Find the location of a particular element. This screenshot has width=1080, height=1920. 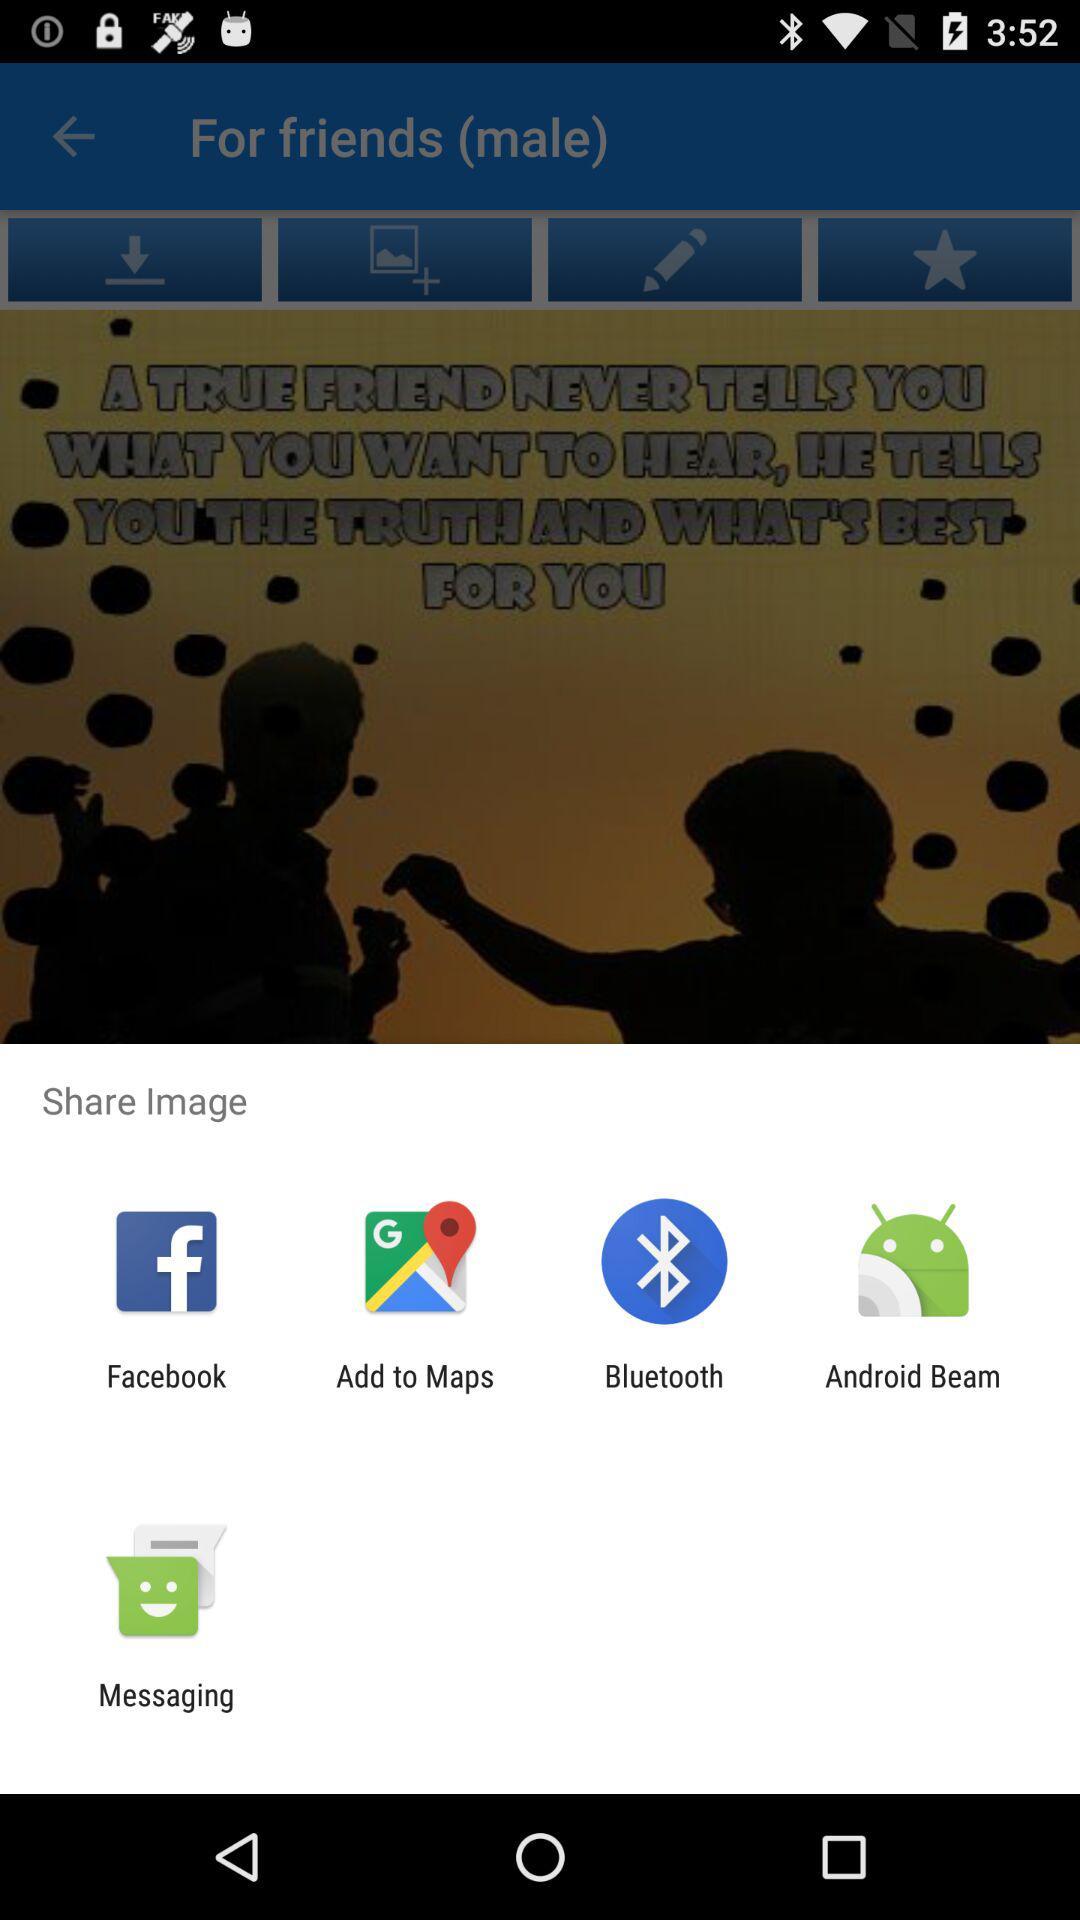

bluetooth item is located at coordinates (664, 1392).